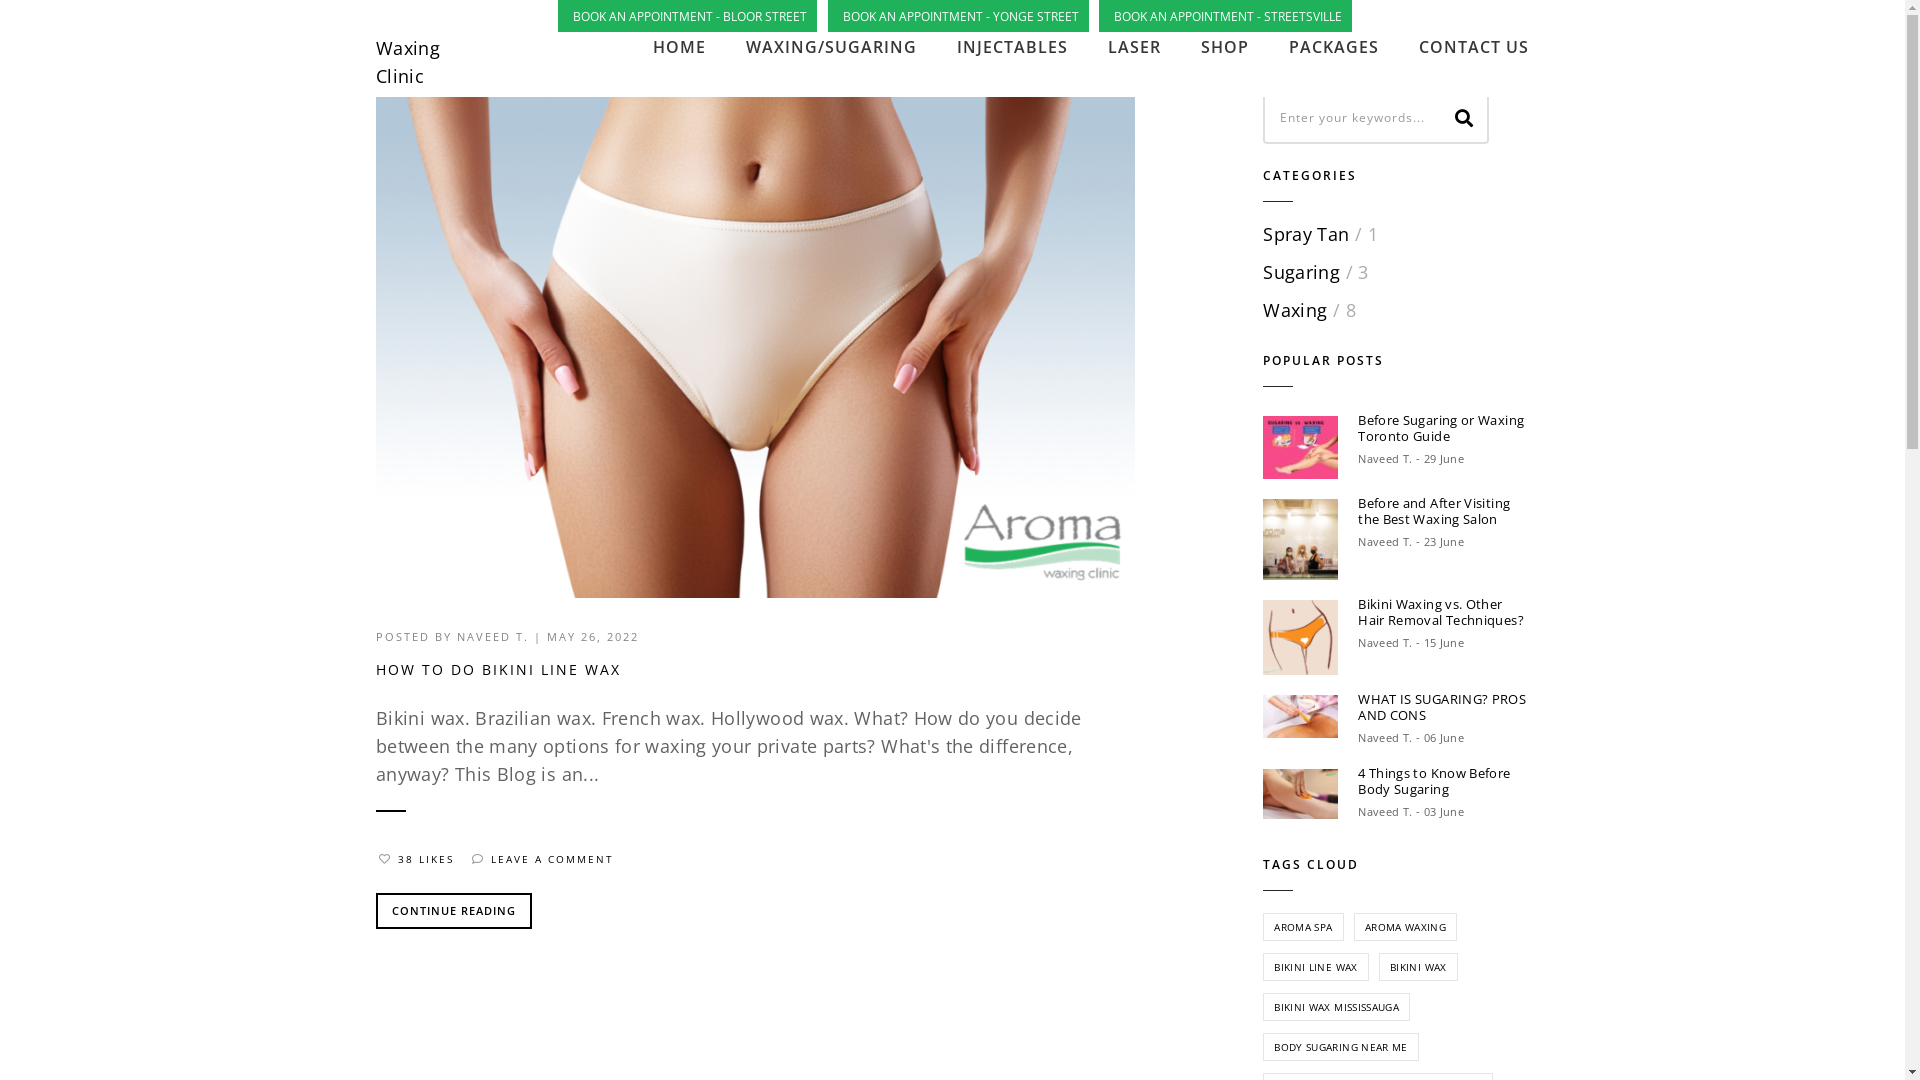 The height and width of the screenshot is (1080, 1920). What do you see at coordinates (1443, 509) in the screenshot?
I see `'Before and After Visiting the Best Waxing Salon'` at bounding box center [1443, 509].